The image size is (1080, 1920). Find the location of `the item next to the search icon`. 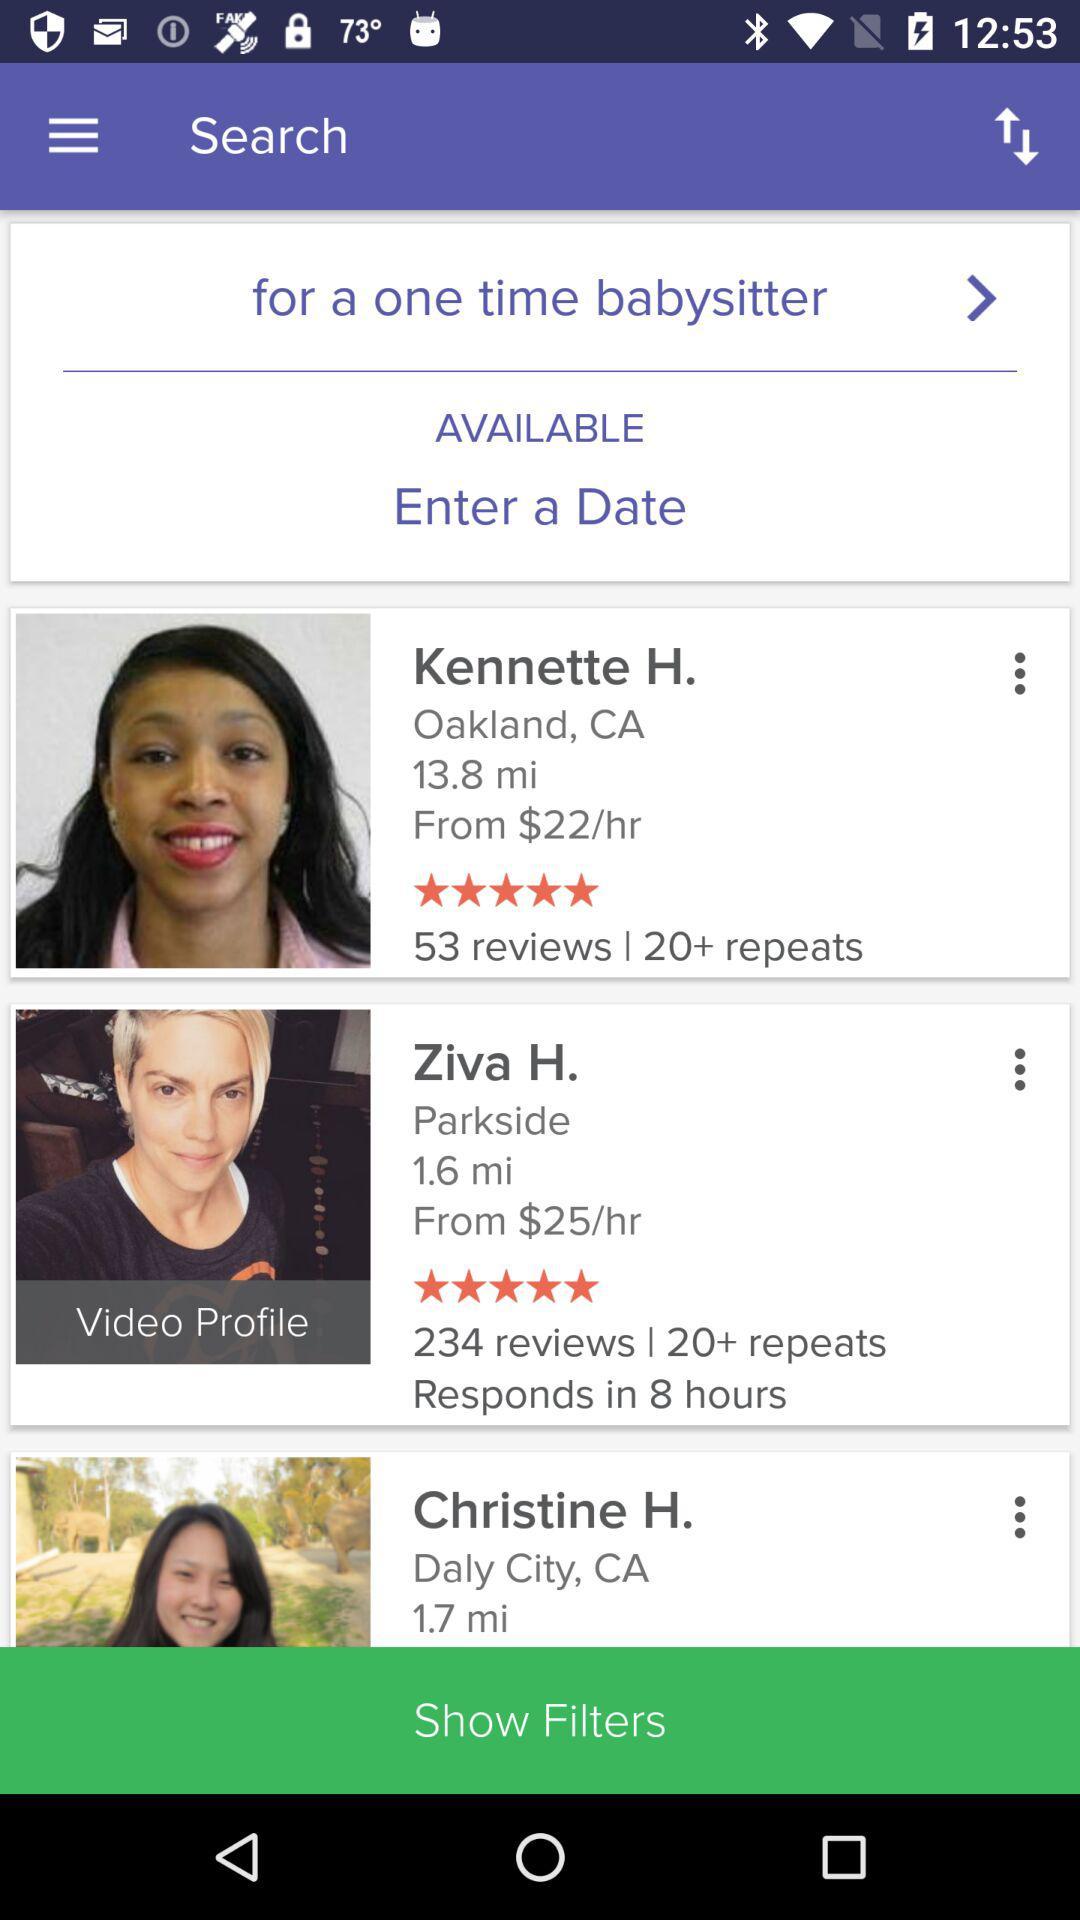

the item next to the search icon is located at coordinates (72, 135).